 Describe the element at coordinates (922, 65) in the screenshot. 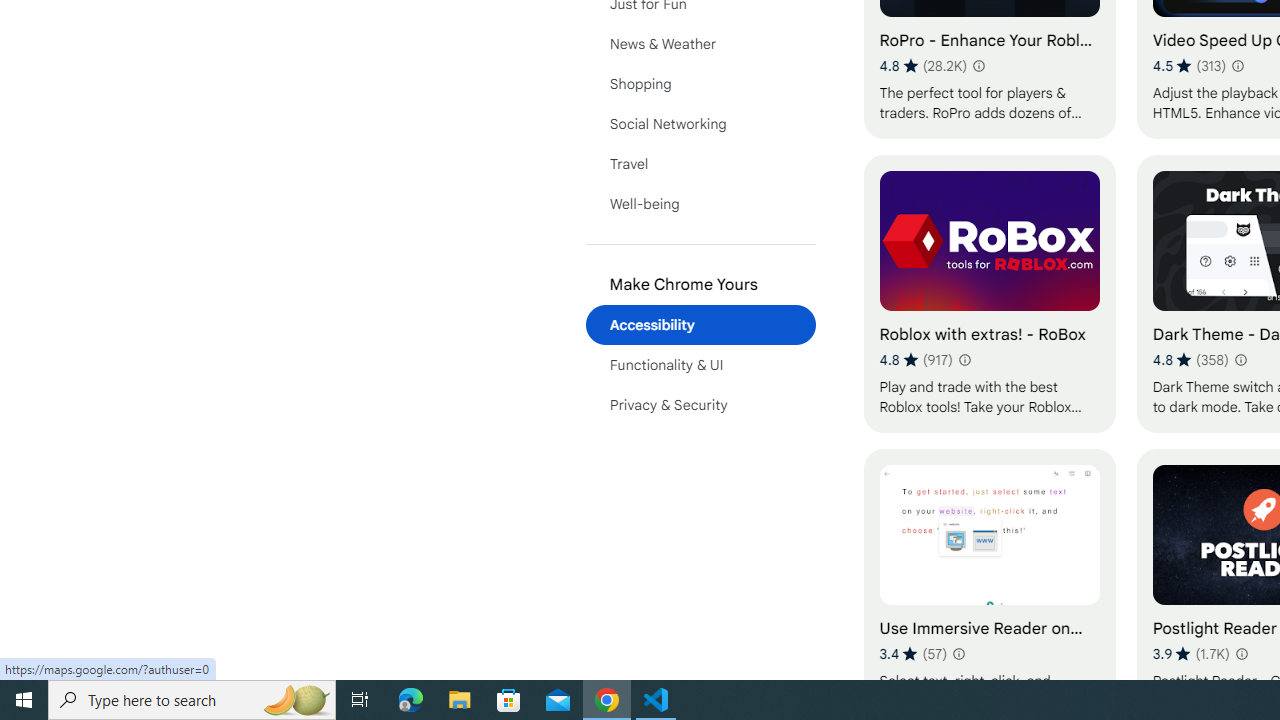

I see `'Average rating 4.8 out of 5 stars. 28.2K ratings.'` at that location.